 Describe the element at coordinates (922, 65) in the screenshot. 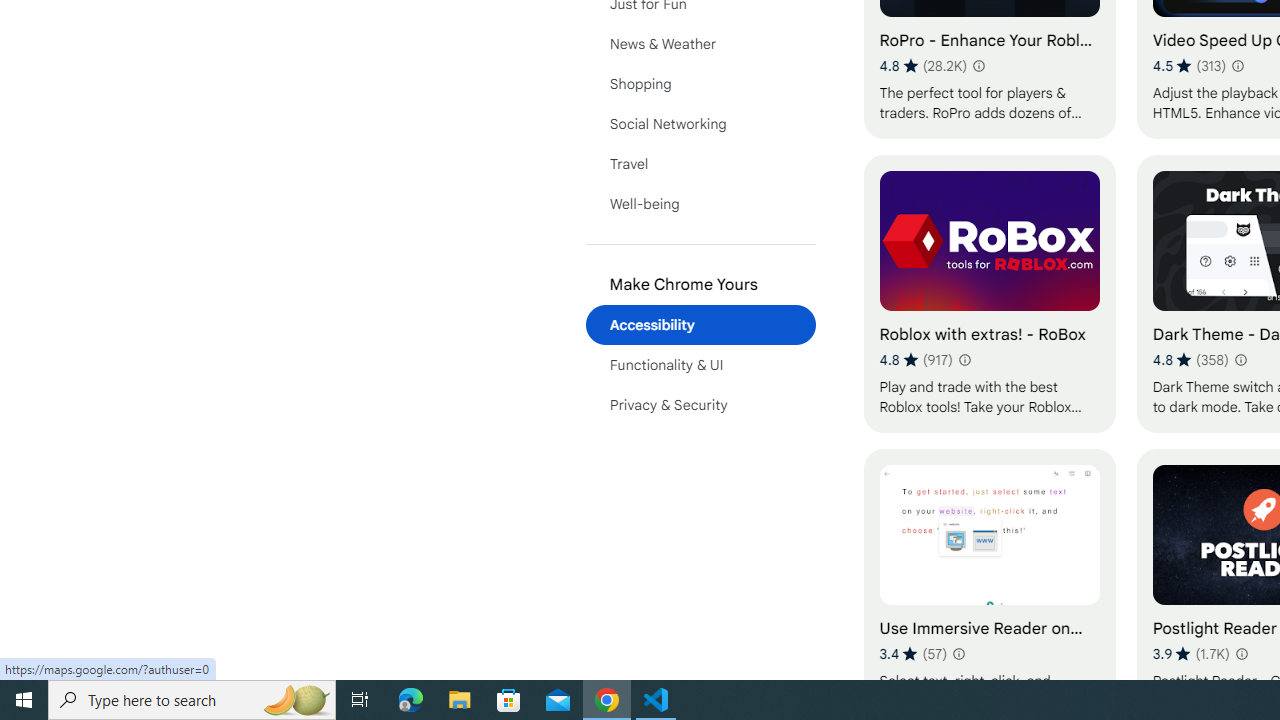

I see `'Average rating 4.8 out of 5 stars. 28.2K ratings.'` at that location.